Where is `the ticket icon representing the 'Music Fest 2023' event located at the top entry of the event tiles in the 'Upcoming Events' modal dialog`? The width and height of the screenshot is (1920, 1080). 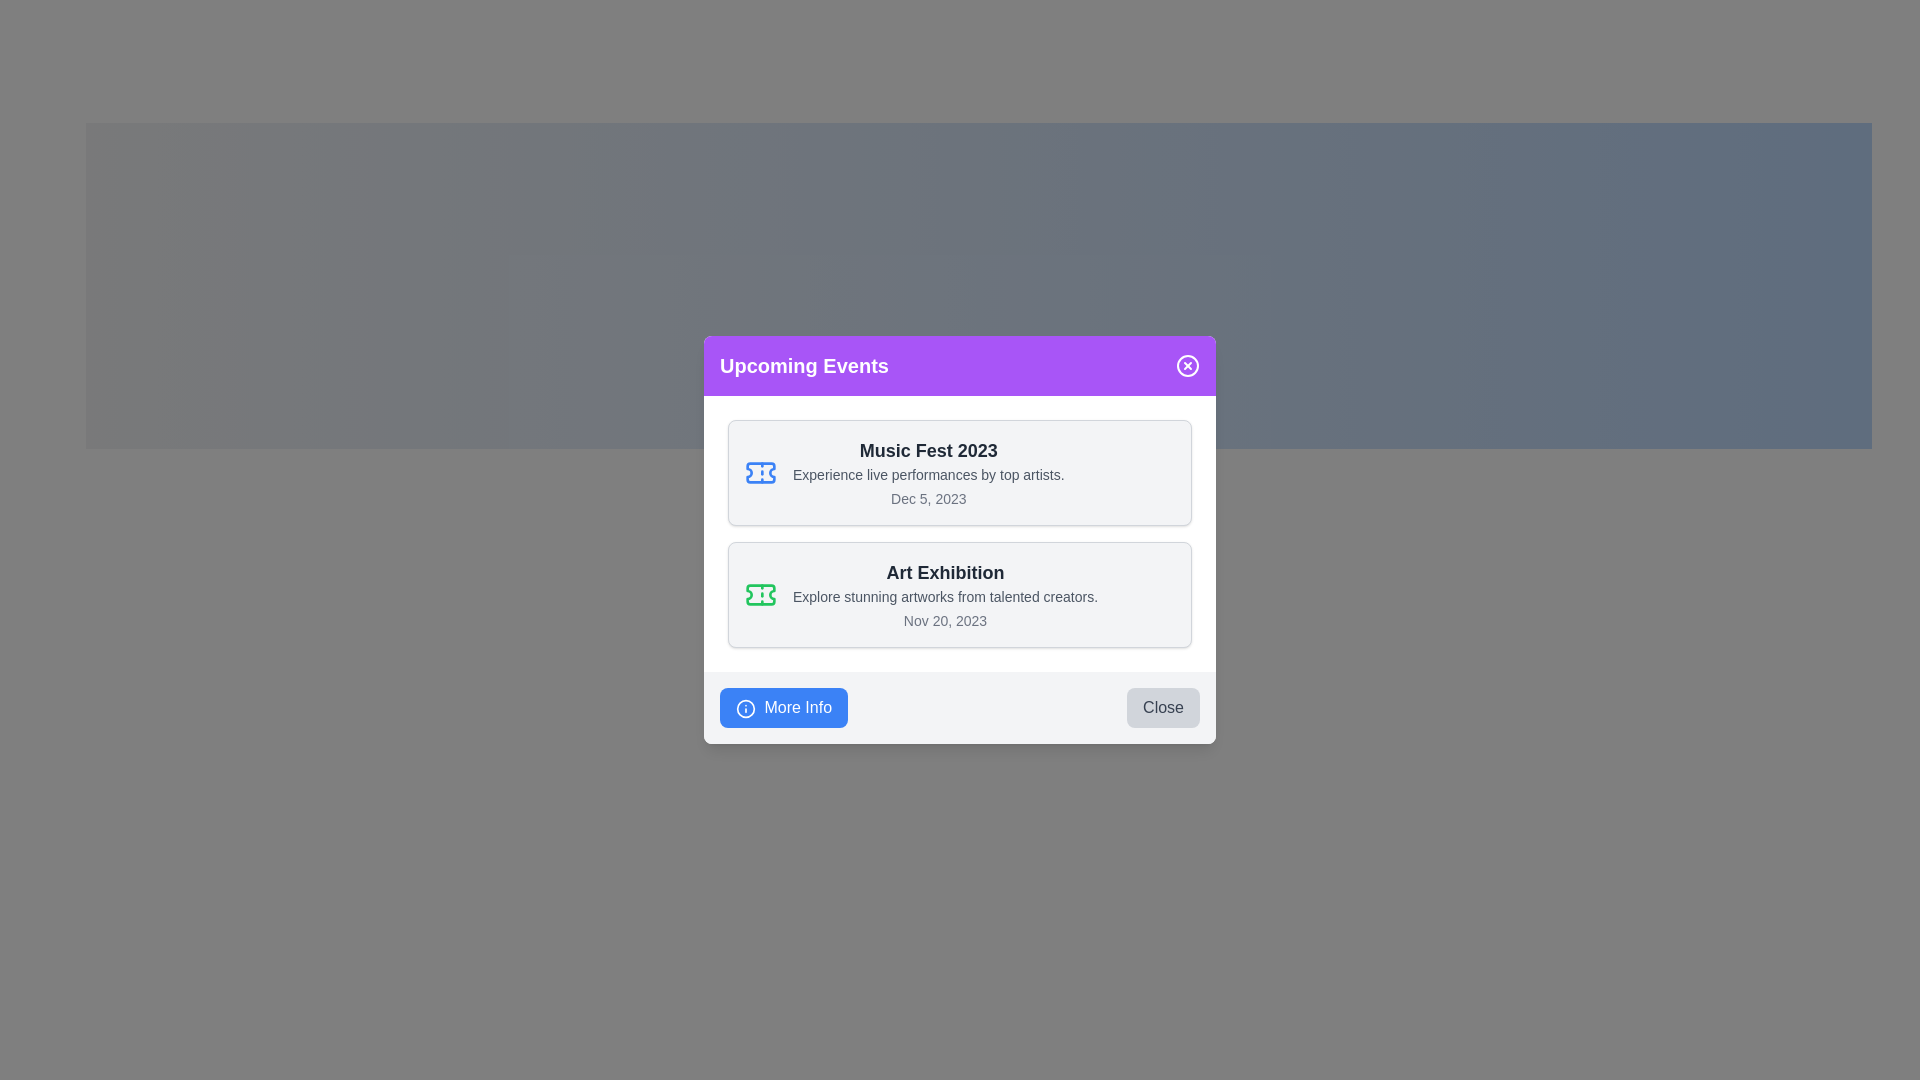 the ticket icon representing the 'Music Fest 2023' event located at the top entry of the event tiles in the 'Upcoming Events' modal dialog is located at coordinates (760, 593).